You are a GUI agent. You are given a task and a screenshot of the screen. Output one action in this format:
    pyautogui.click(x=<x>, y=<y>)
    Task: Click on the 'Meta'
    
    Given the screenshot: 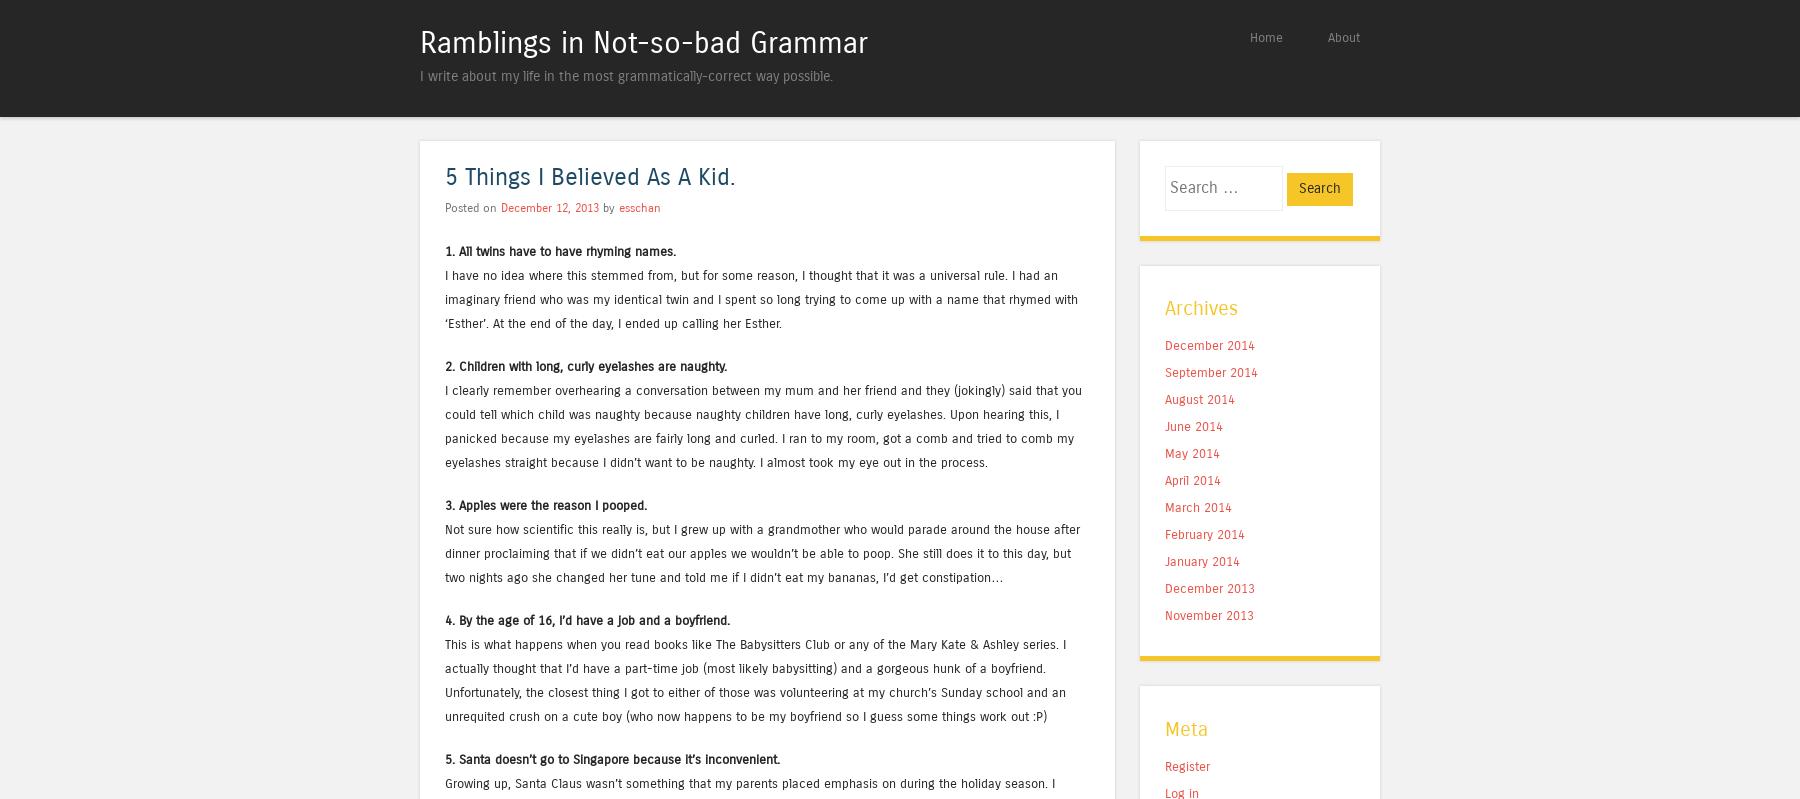 What is the action you would take?
    pyautogui.click(x=1185, y=727)
    